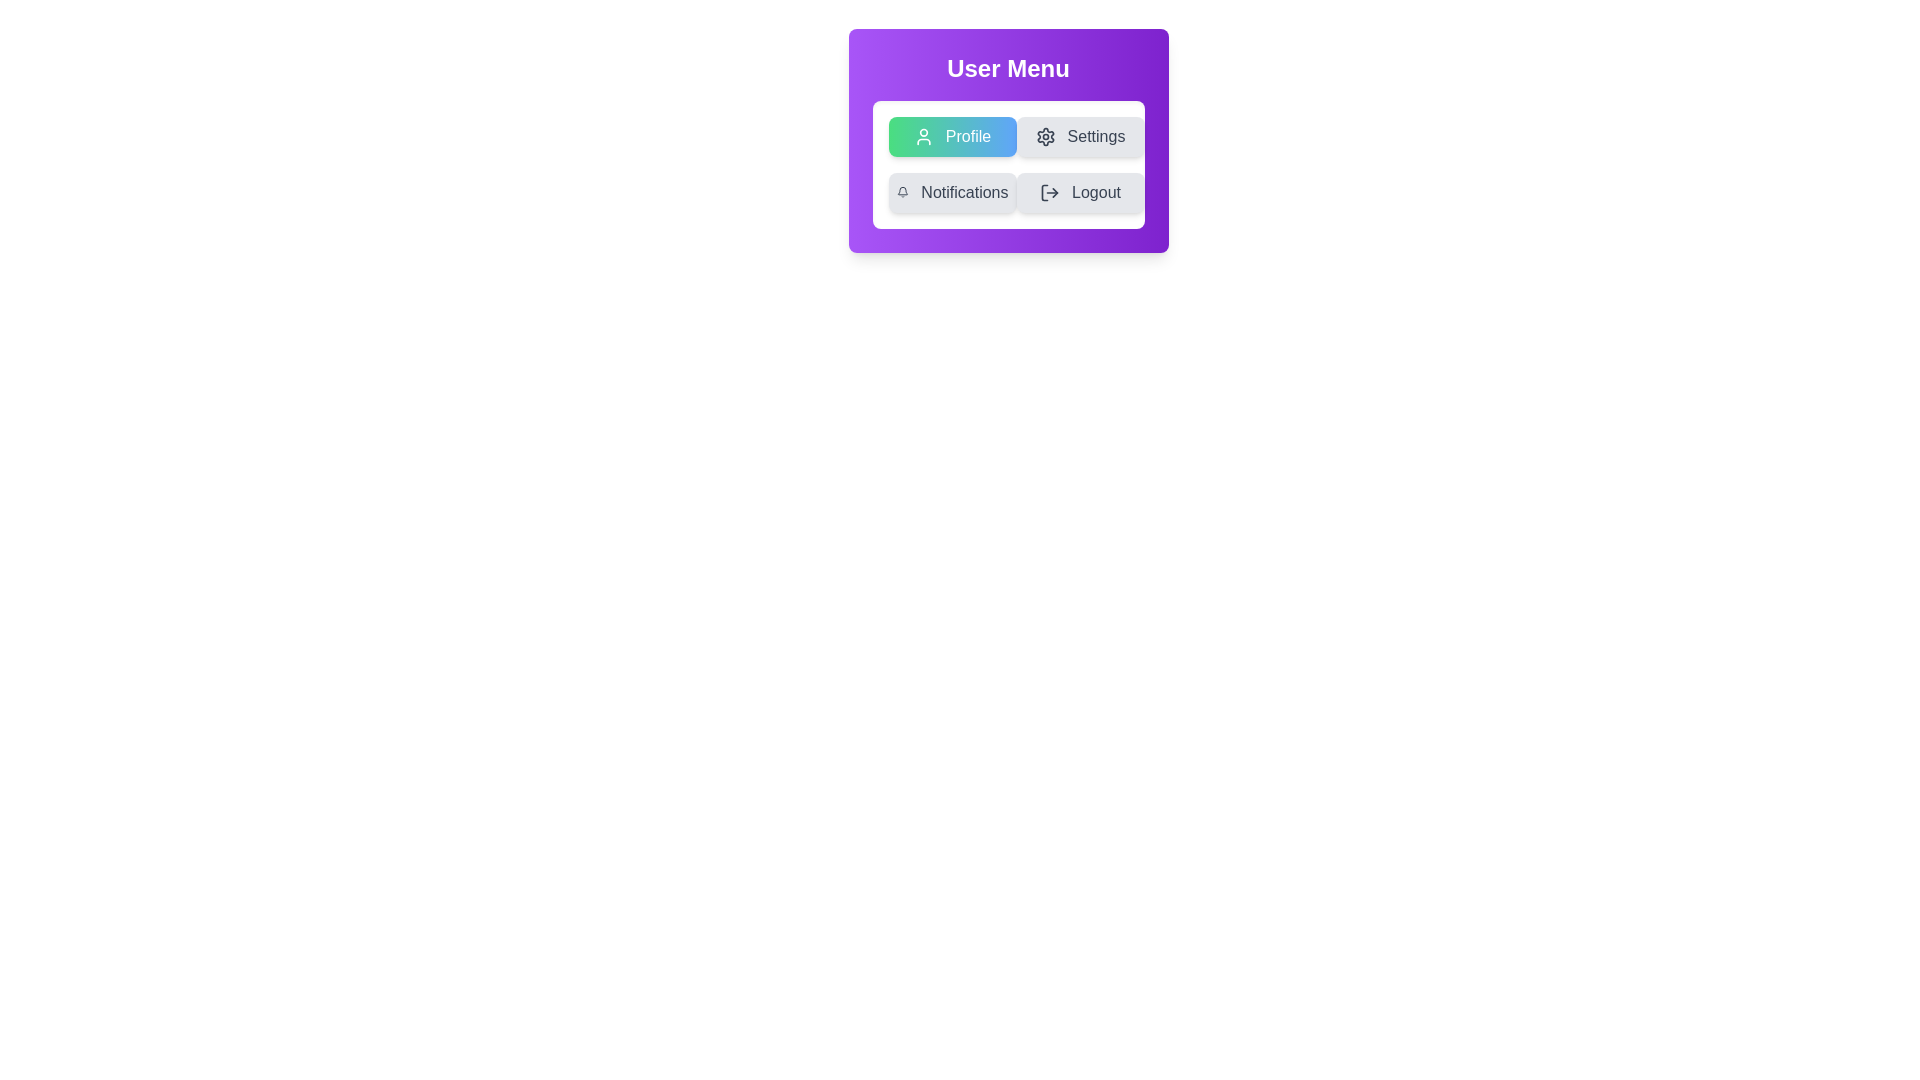  What do you see at coordinates (1079, 192) in the screenshot?
I see `the menu option Logout by clicking on its button` at bounding box center [1079, 192].